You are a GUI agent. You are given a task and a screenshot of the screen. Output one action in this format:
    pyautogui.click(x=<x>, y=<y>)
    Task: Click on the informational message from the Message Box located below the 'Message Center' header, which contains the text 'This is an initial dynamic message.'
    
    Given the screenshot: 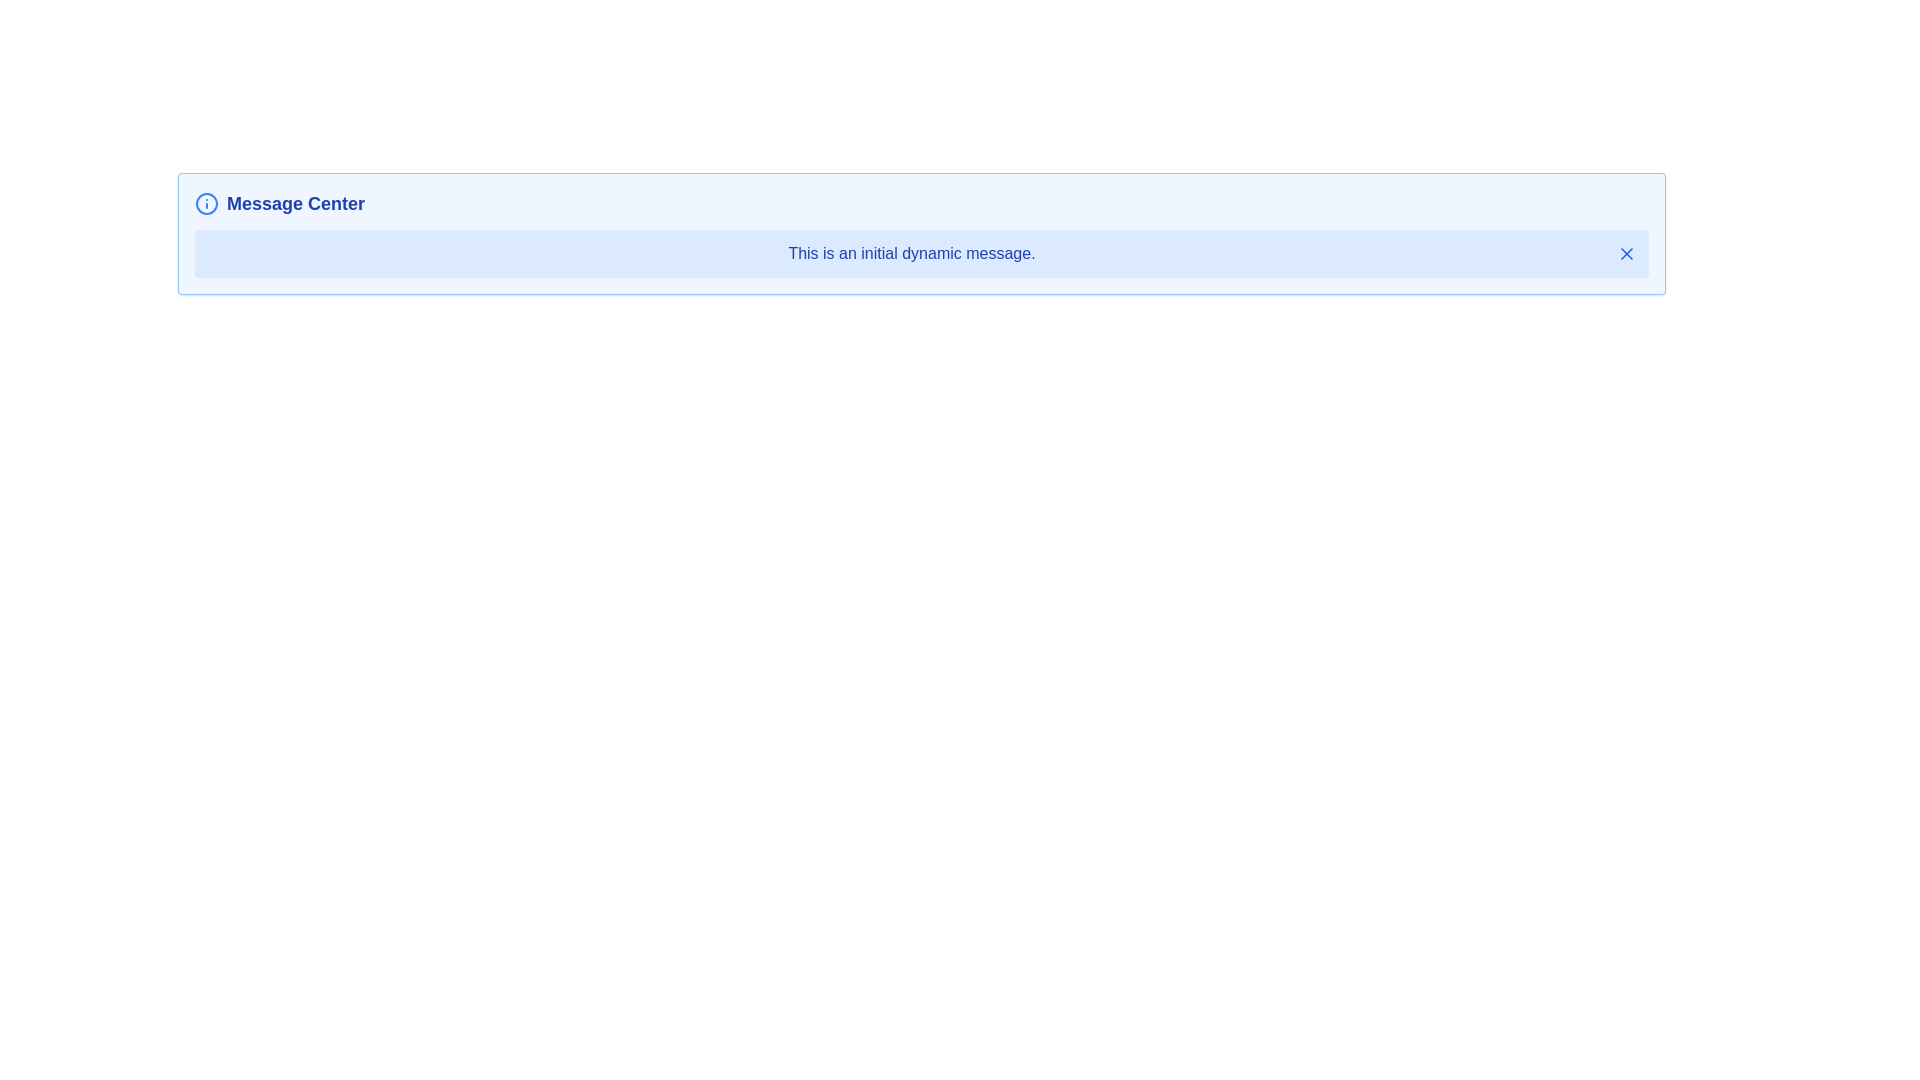 What is the action you would take?
    pyautogui.click(x=920, y=253)
    